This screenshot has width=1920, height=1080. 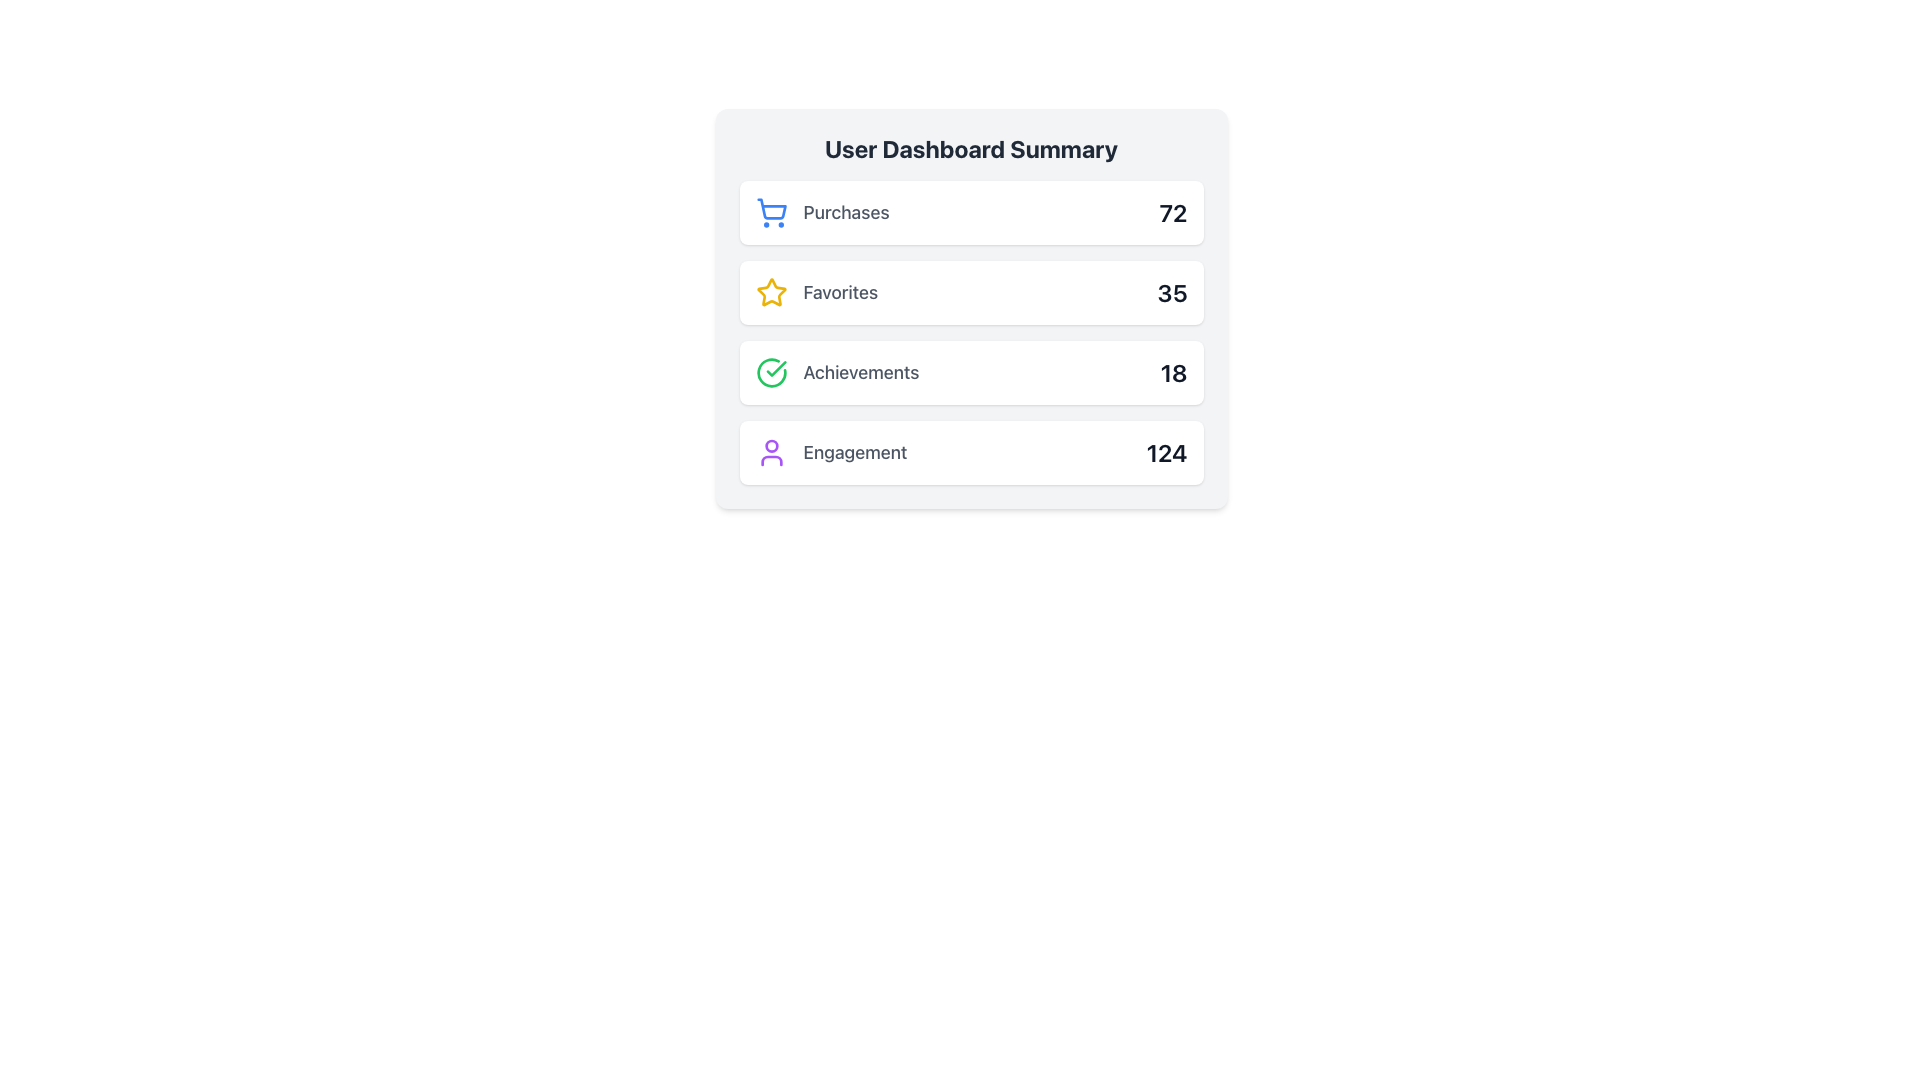 What do you see at coordinates (770, 209) in the screenshot?
I see `the main body of the shopping cart icon, which has a blue outline and is located to the left of the 'Purchases' label in the dashboard summary widget` at bounding box center [770, 209].